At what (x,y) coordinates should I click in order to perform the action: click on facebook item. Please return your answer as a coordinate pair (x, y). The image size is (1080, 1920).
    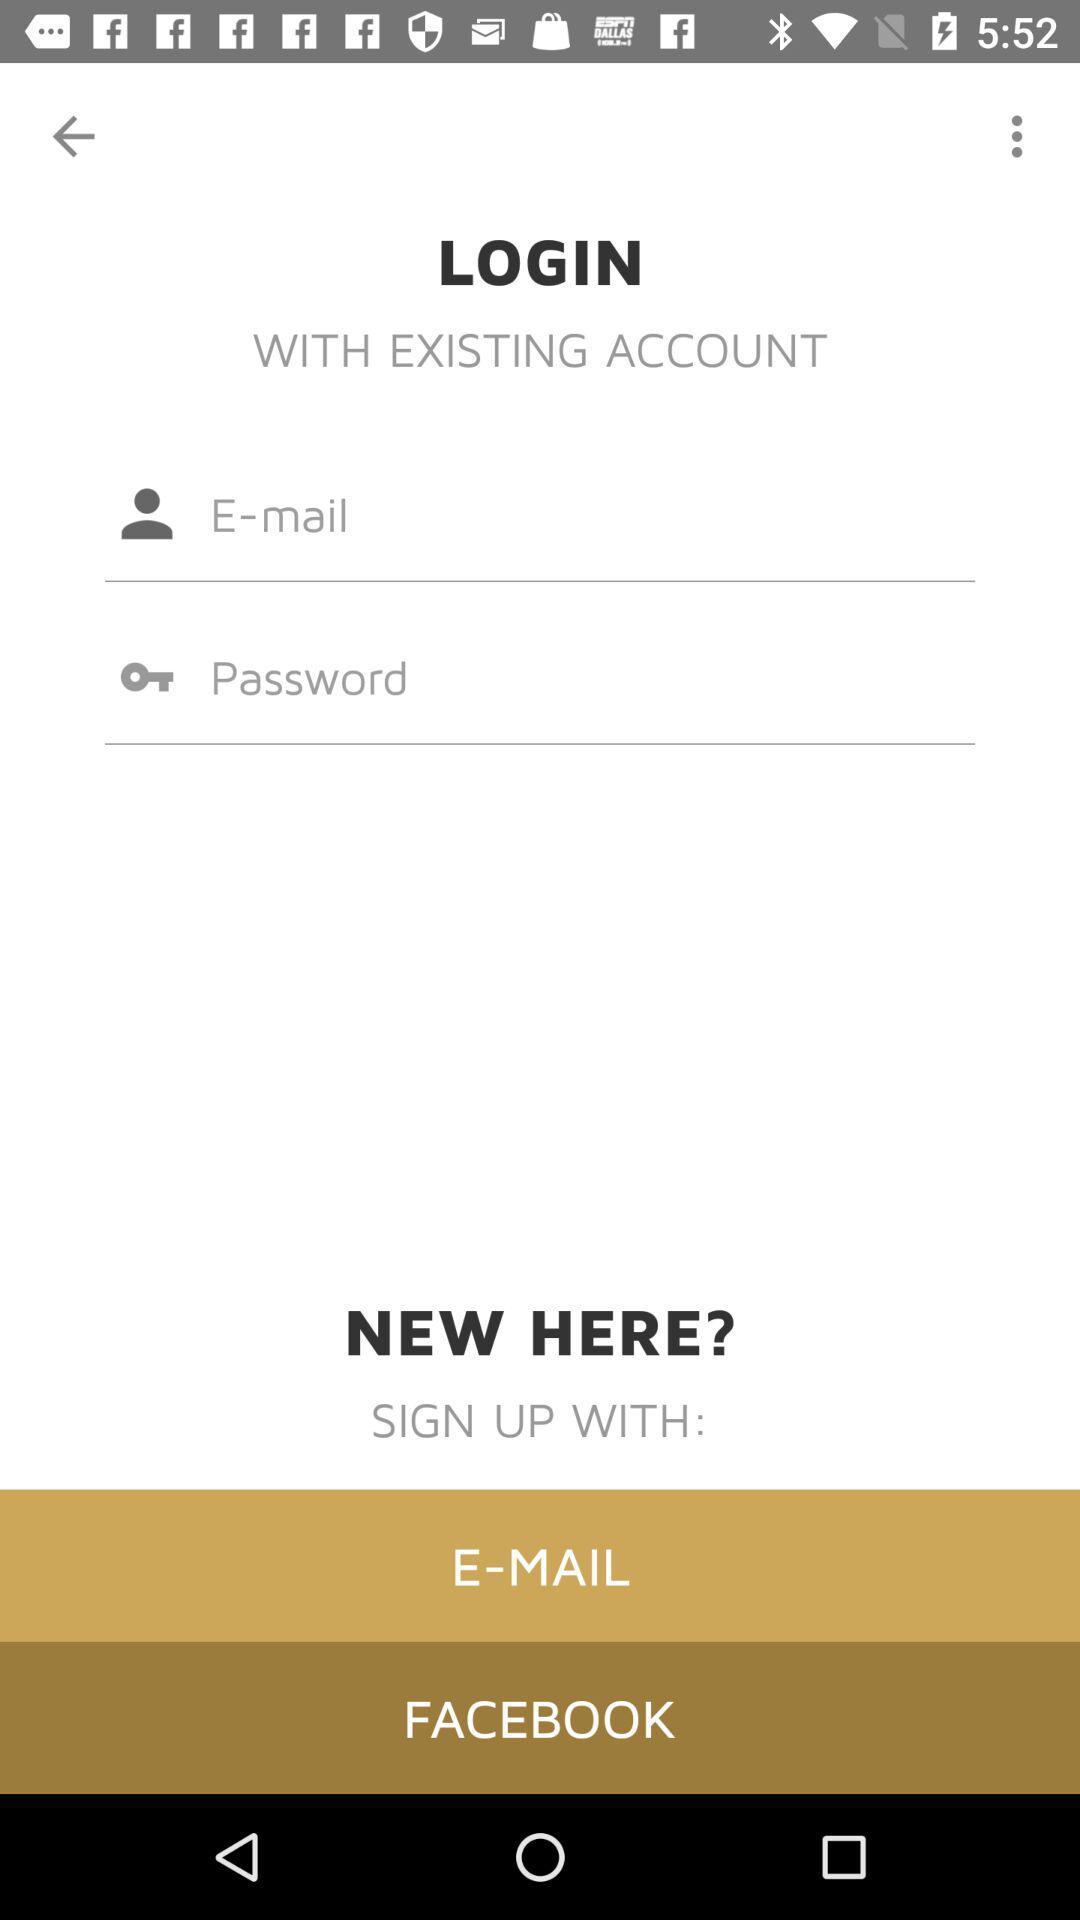
    Looking at the image, I should click on (540, 1716).